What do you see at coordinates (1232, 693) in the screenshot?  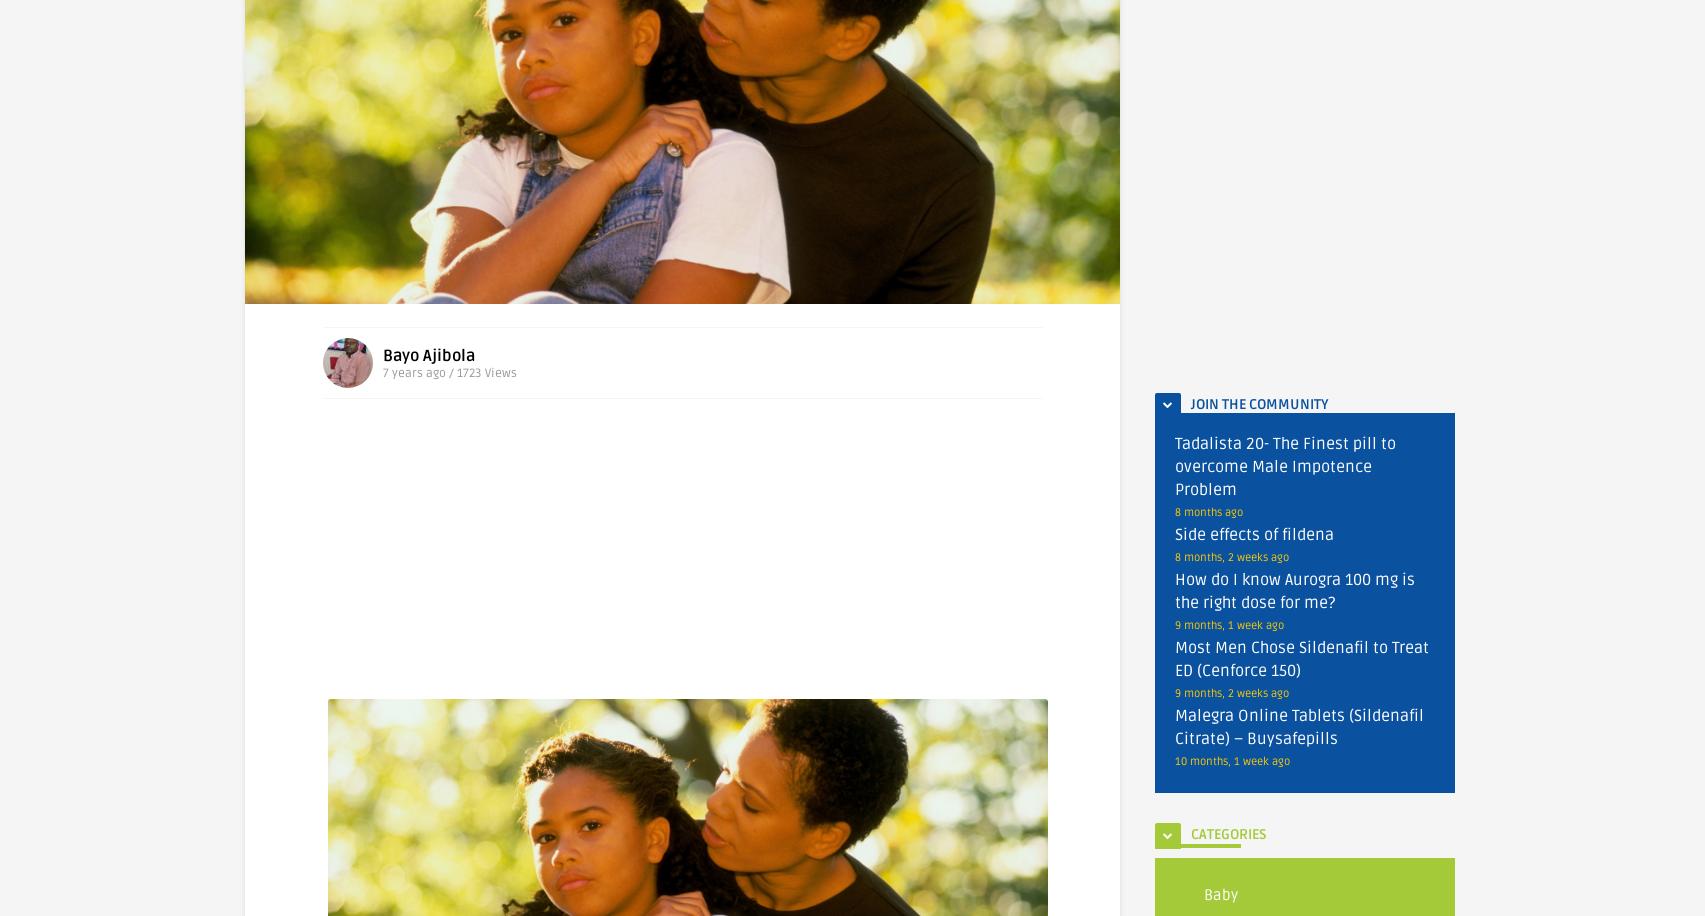 I see `'9 months, 2 weeks ago'` at bounding box center [1232, 693].